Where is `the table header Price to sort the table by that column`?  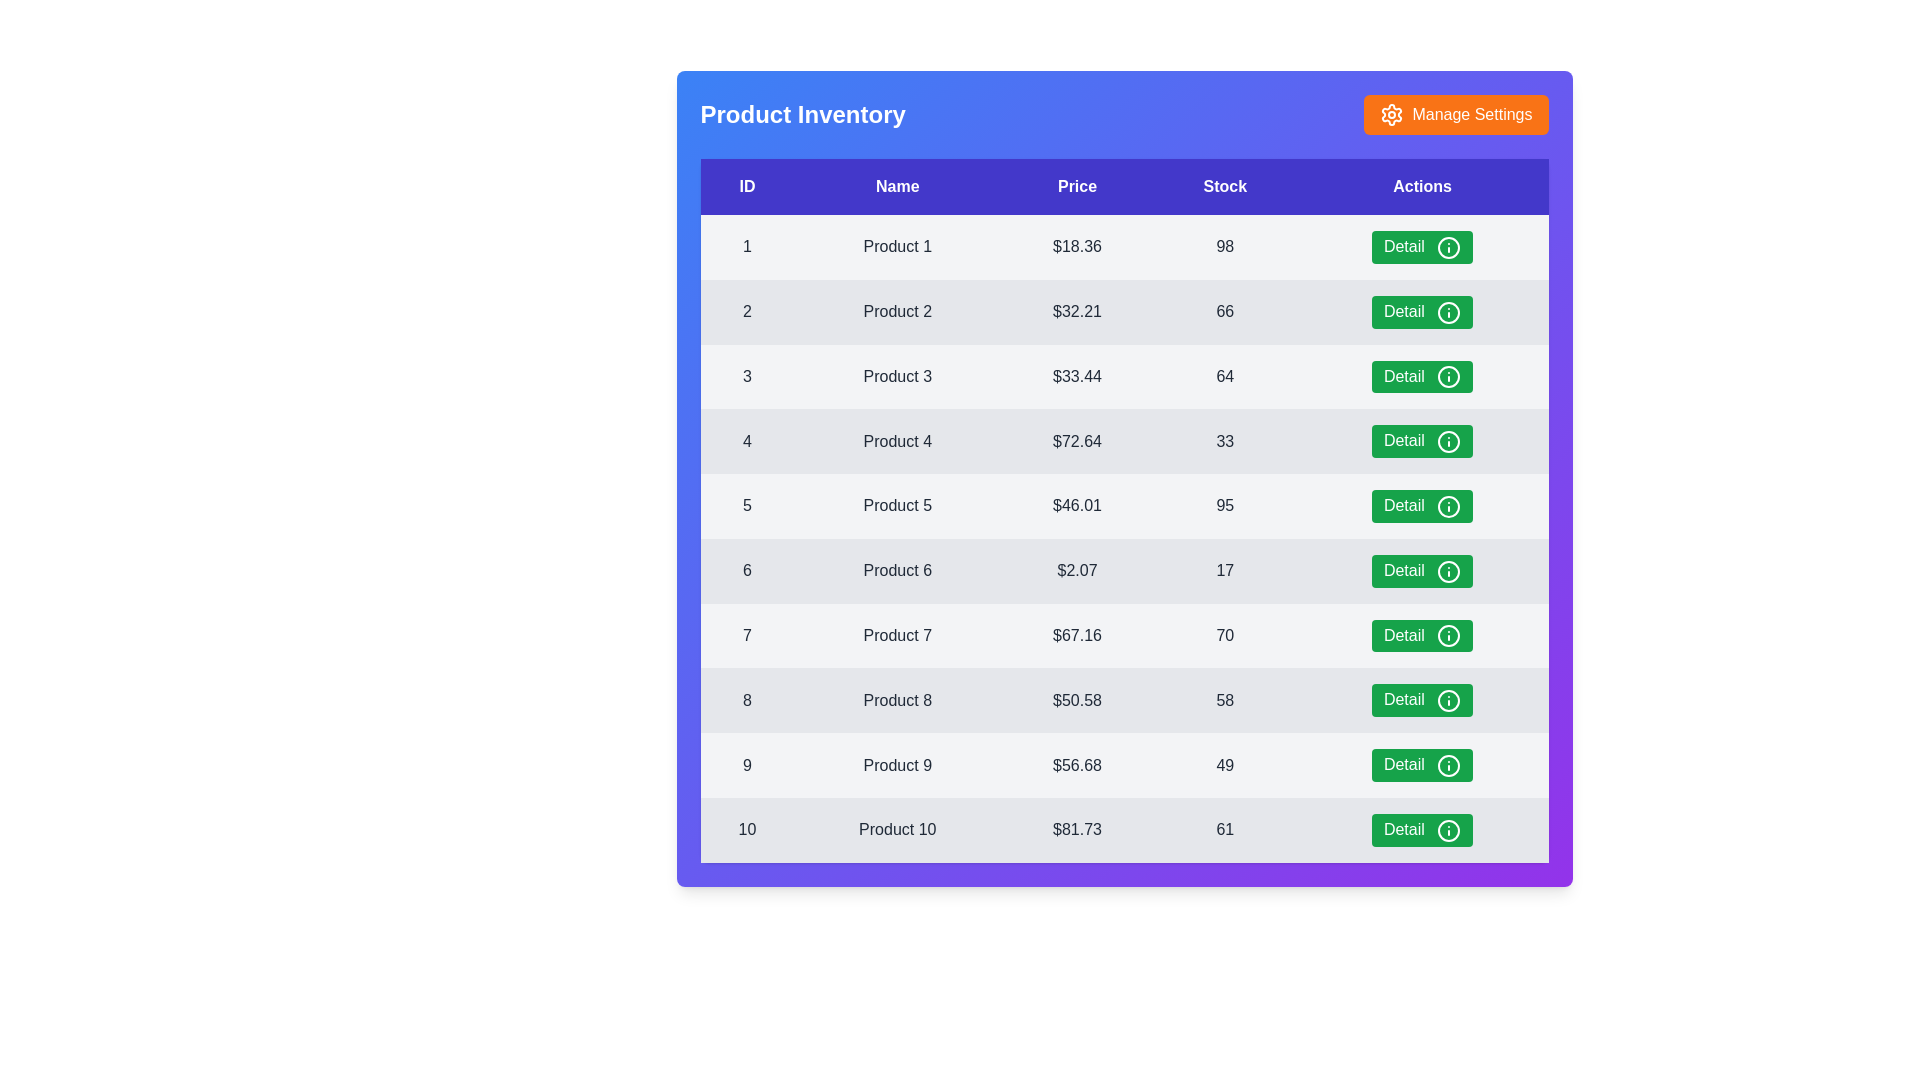
the table header Price to sort the table by that column is located at coordinates (1076, 186).